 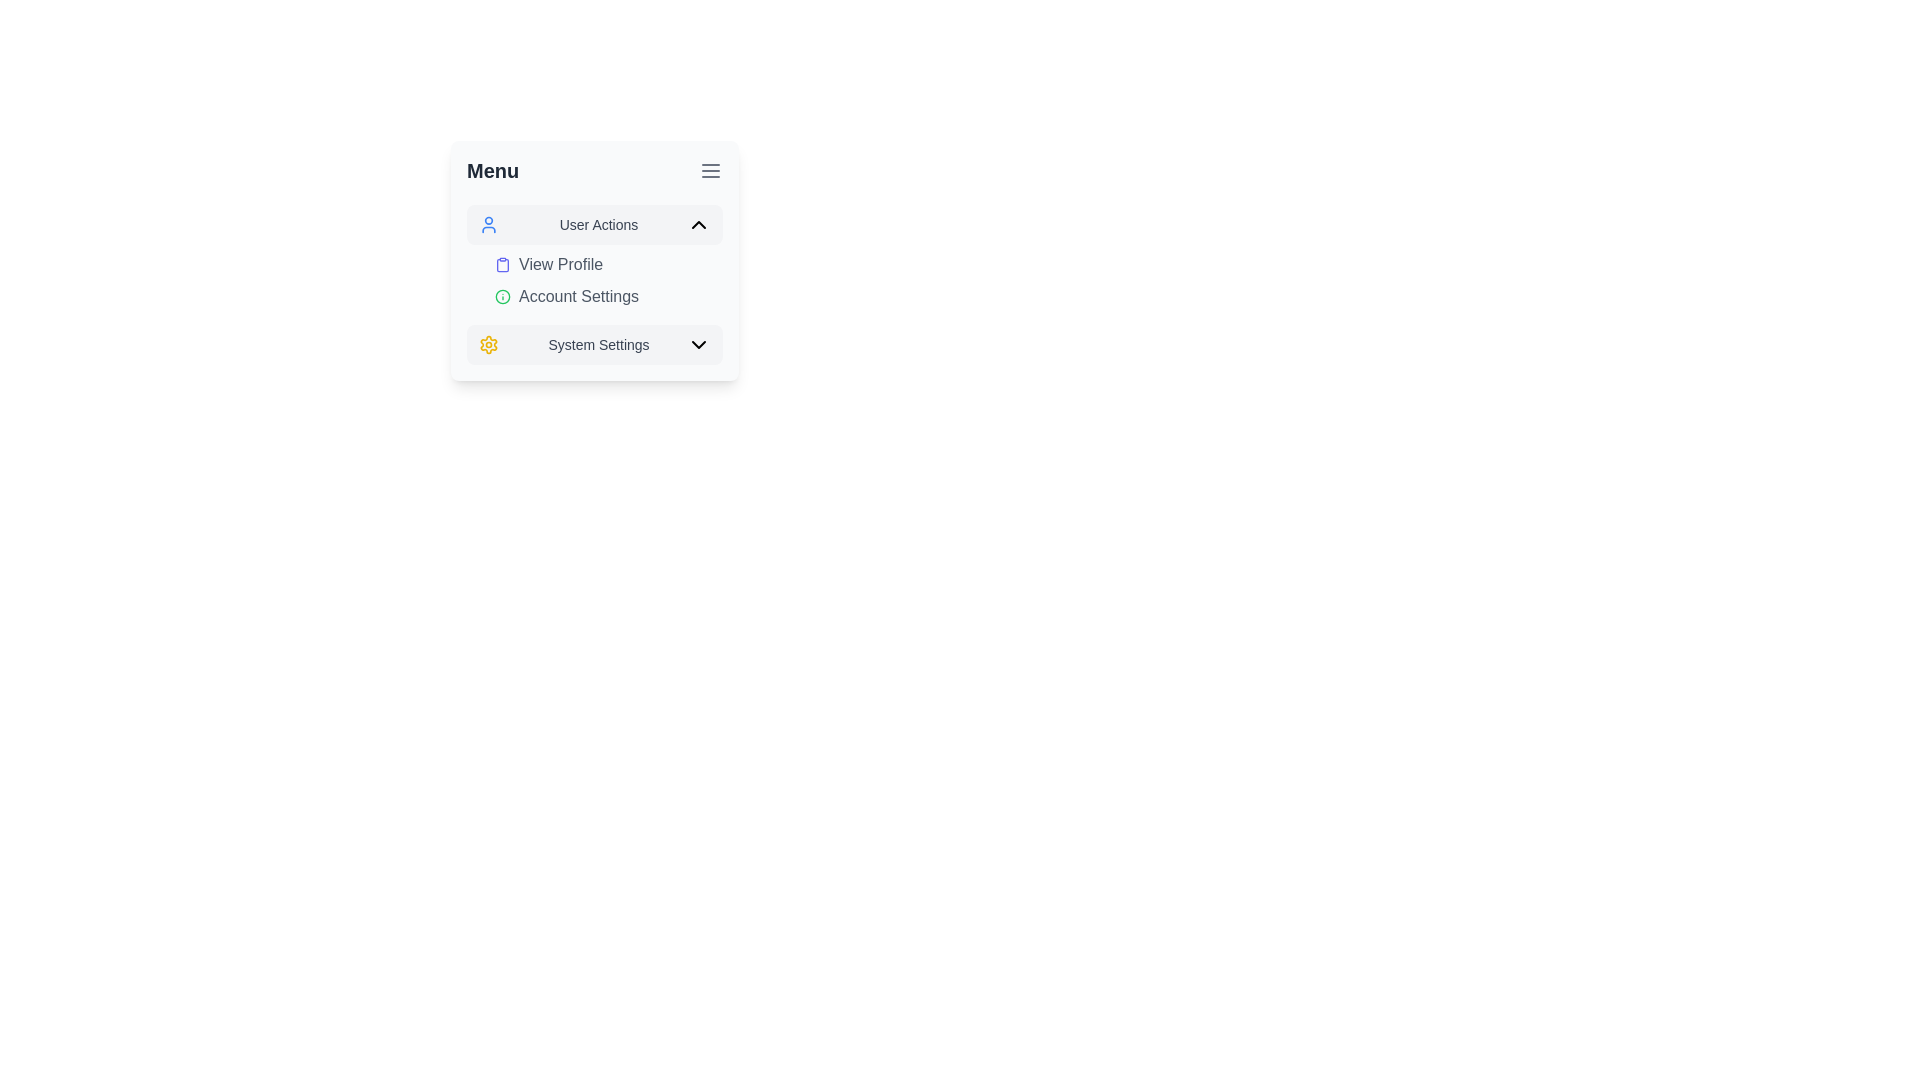 I want to click on the navigational button for 'Account Settings' located in the vertical menu, positioned below 'View Profile' and above 'System Settings', so click(x=608, y=297).